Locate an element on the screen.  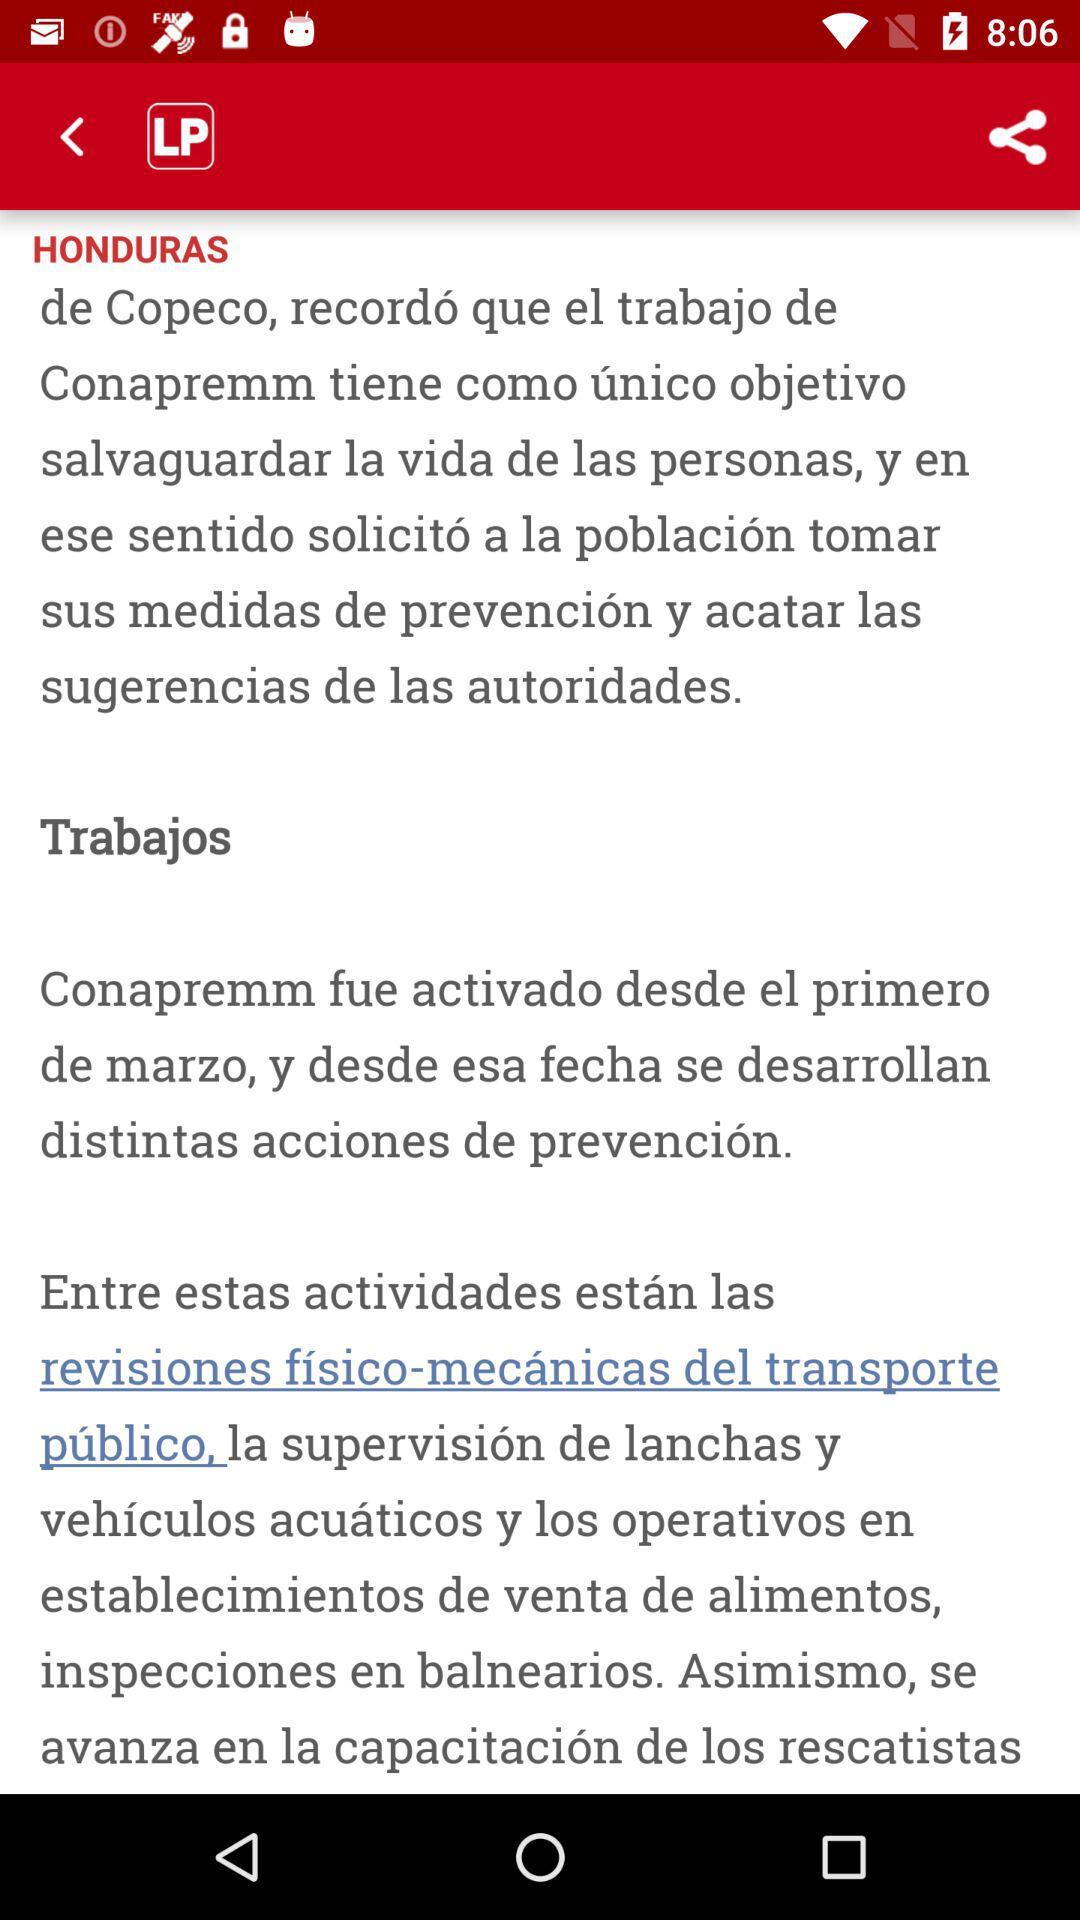
icon above the honduras is located at coordinates (72, 135).